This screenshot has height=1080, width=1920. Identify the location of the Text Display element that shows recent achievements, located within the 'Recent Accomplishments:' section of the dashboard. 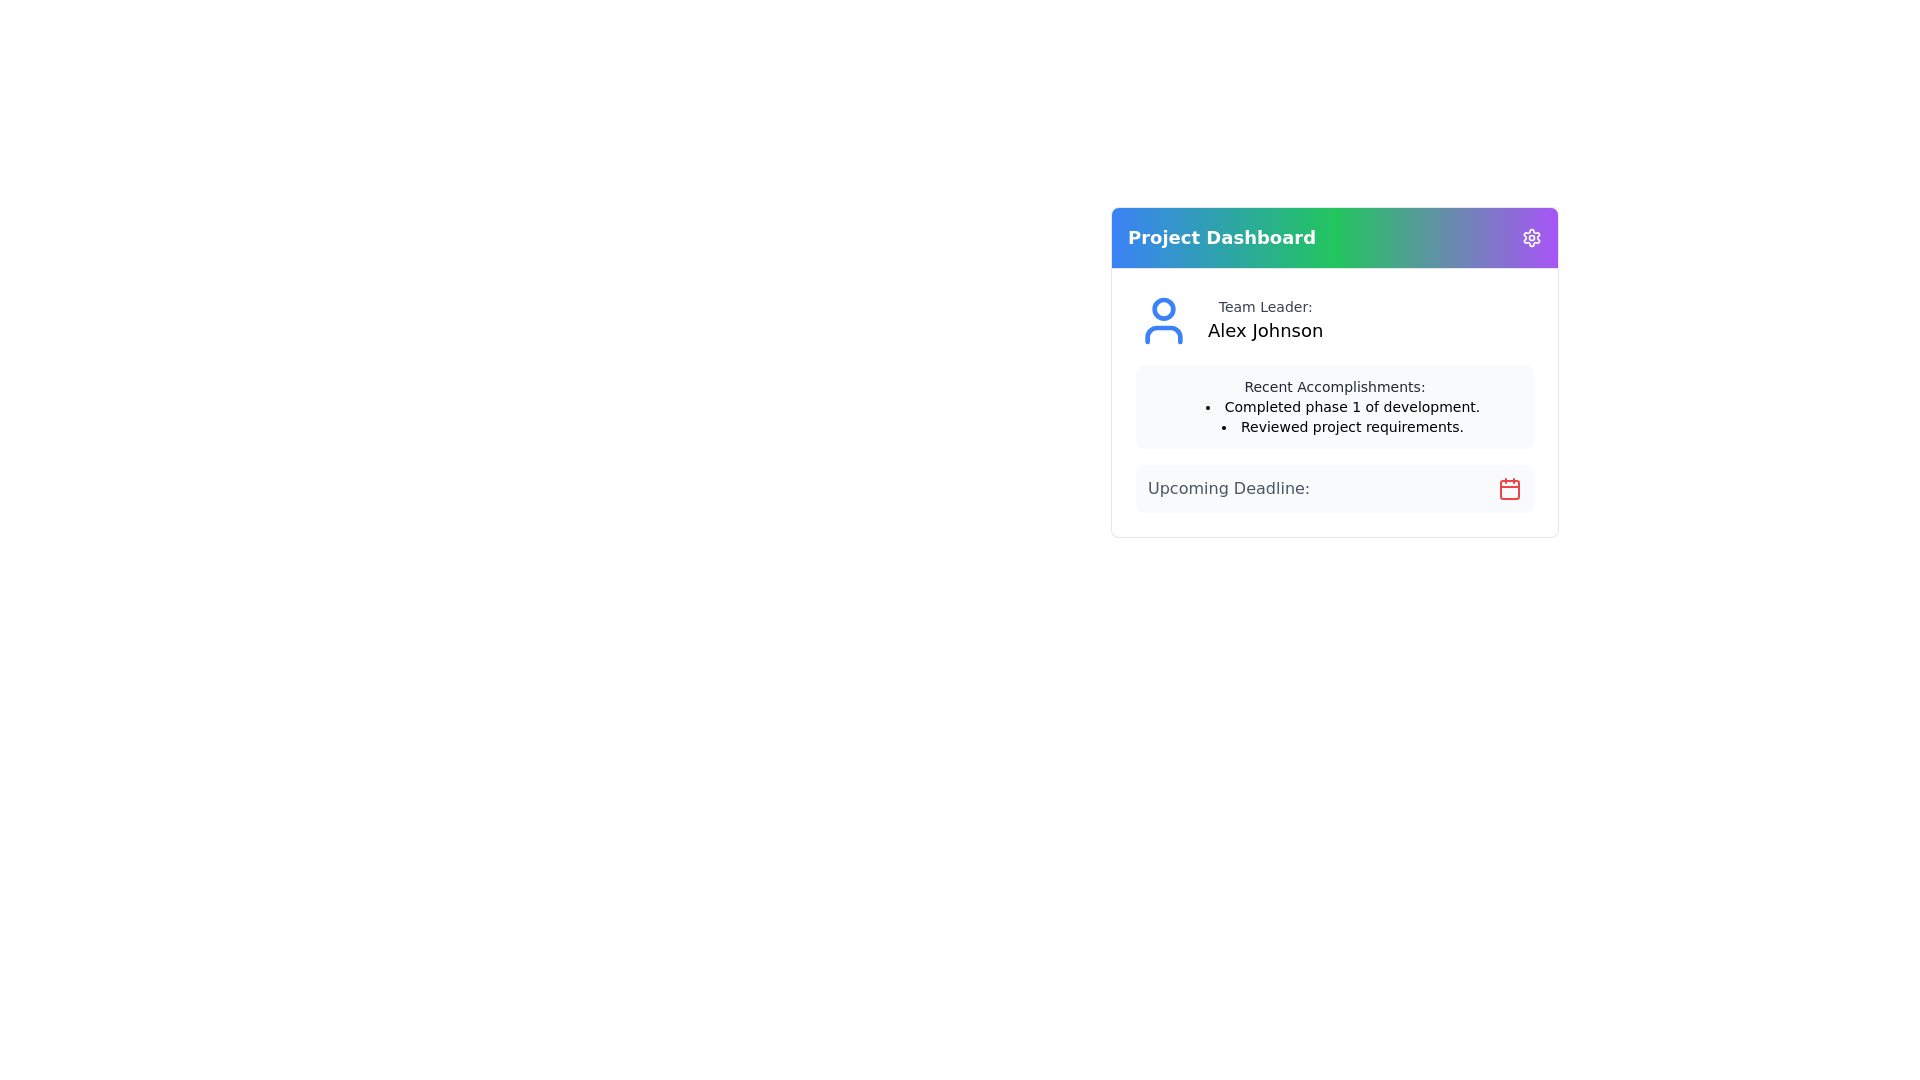
(1343, 415).